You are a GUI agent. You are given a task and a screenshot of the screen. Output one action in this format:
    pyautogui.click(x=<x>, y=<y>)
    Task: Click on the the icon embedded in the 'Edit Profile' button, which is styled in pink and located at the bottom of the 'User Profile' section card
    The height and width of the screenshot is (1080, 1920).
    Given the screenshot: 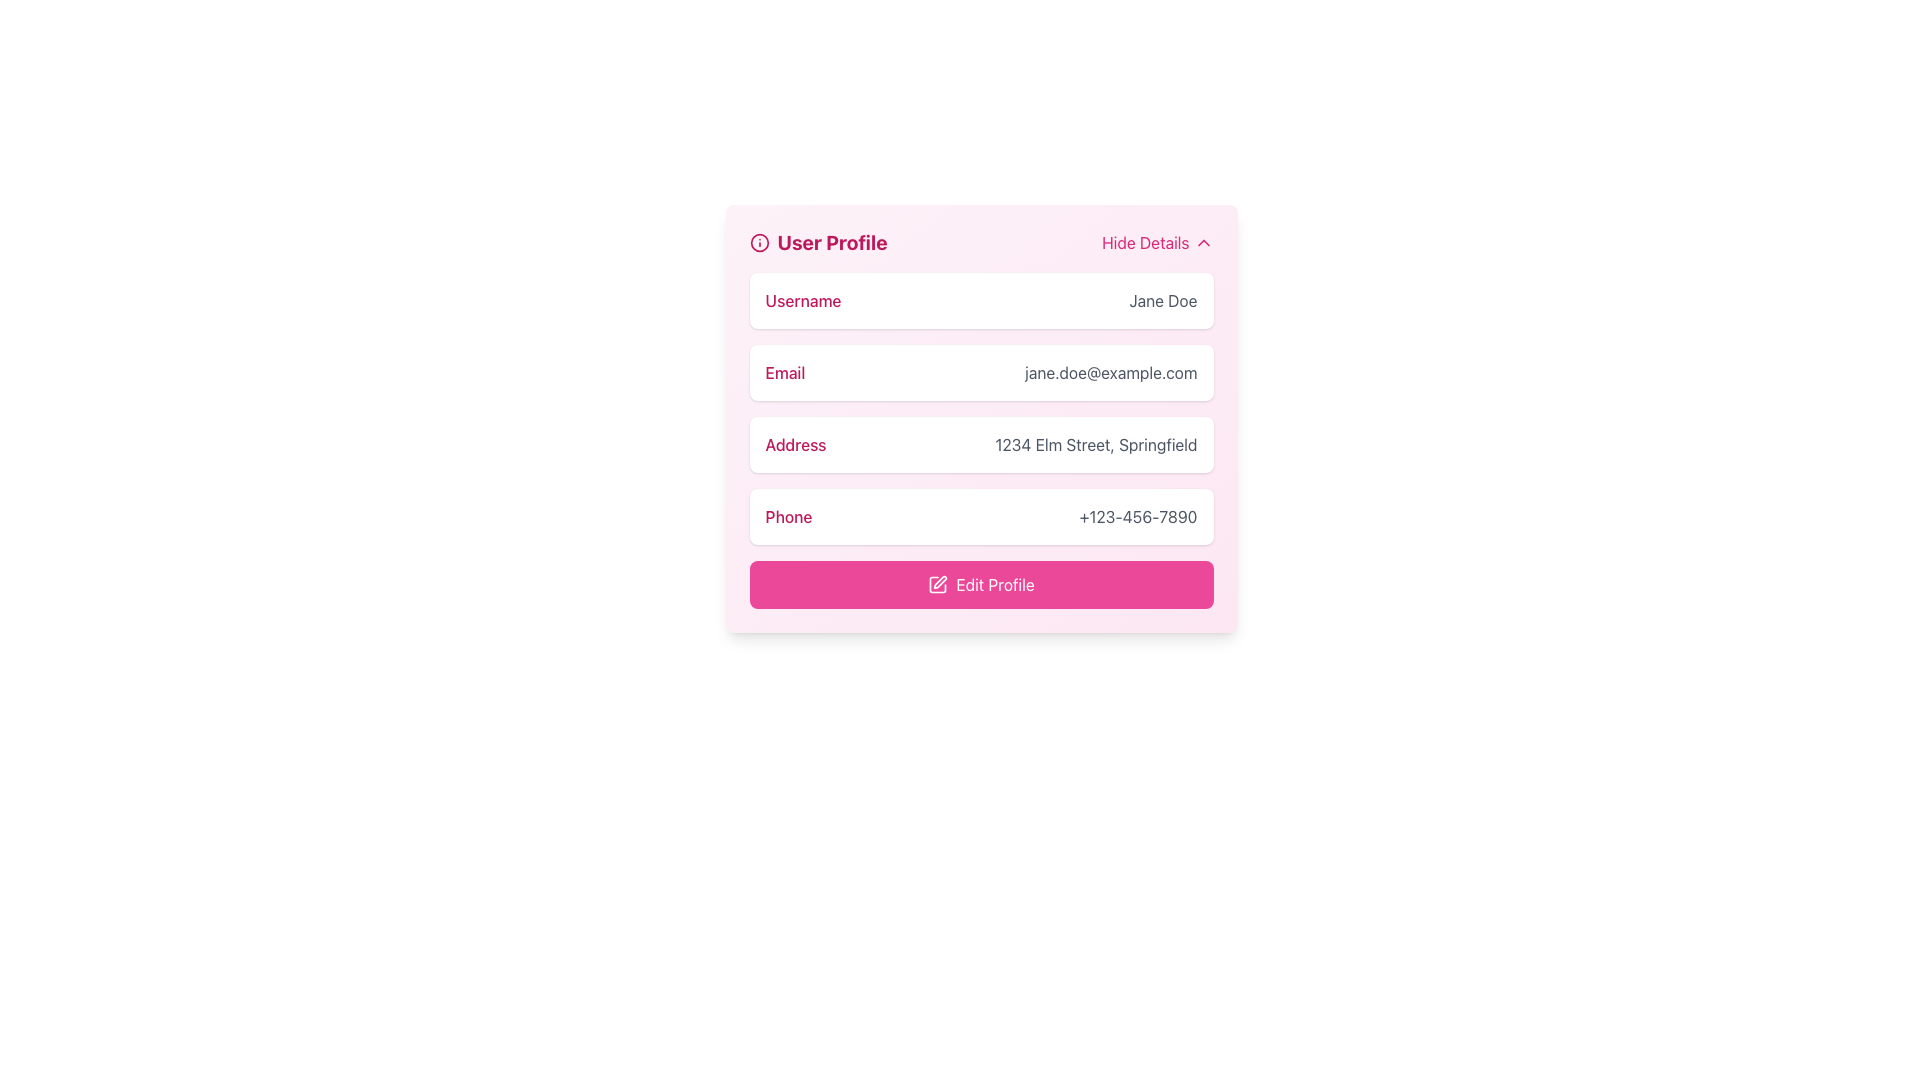 What is the action you would take?
    pyautogui.click(x=937, y=585)
    